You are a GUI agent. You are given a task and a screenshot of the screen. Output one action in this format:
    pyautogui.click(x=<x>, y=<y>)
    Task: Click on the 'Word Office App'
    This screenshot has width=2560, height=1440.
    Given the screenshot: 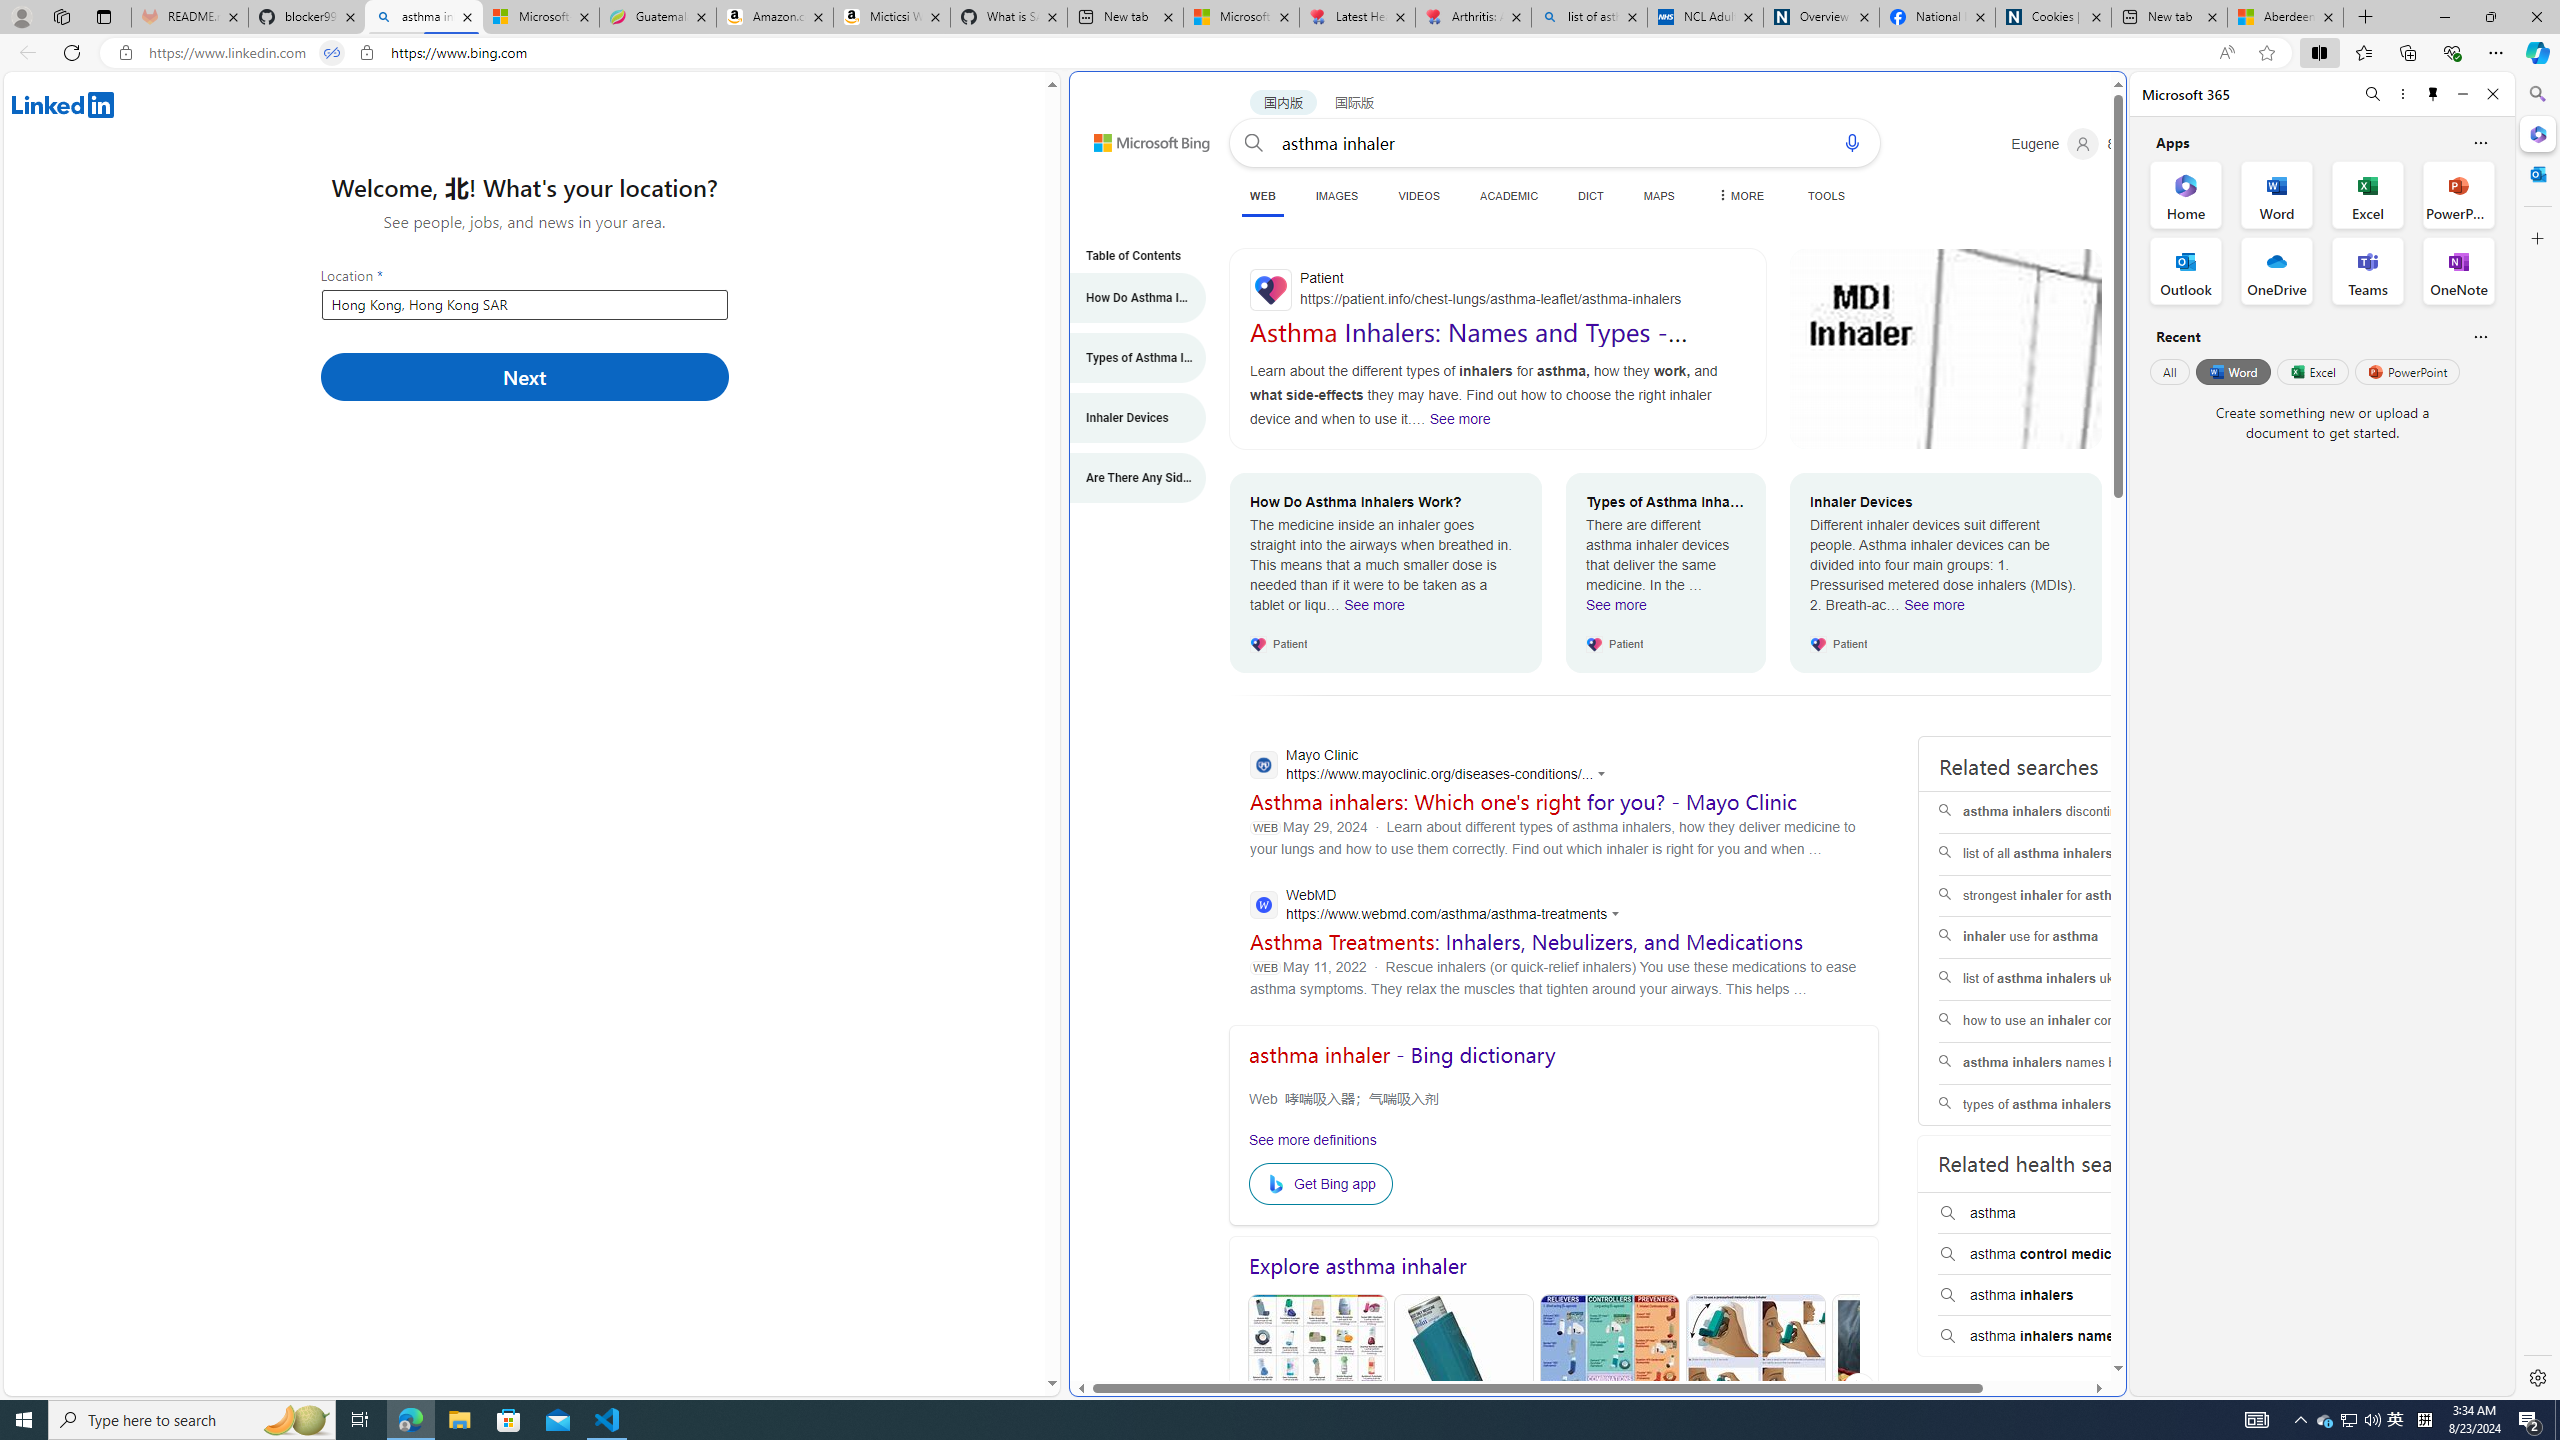 What is the action you would take?
    pyautogui.click(x=2276, y=195)
    